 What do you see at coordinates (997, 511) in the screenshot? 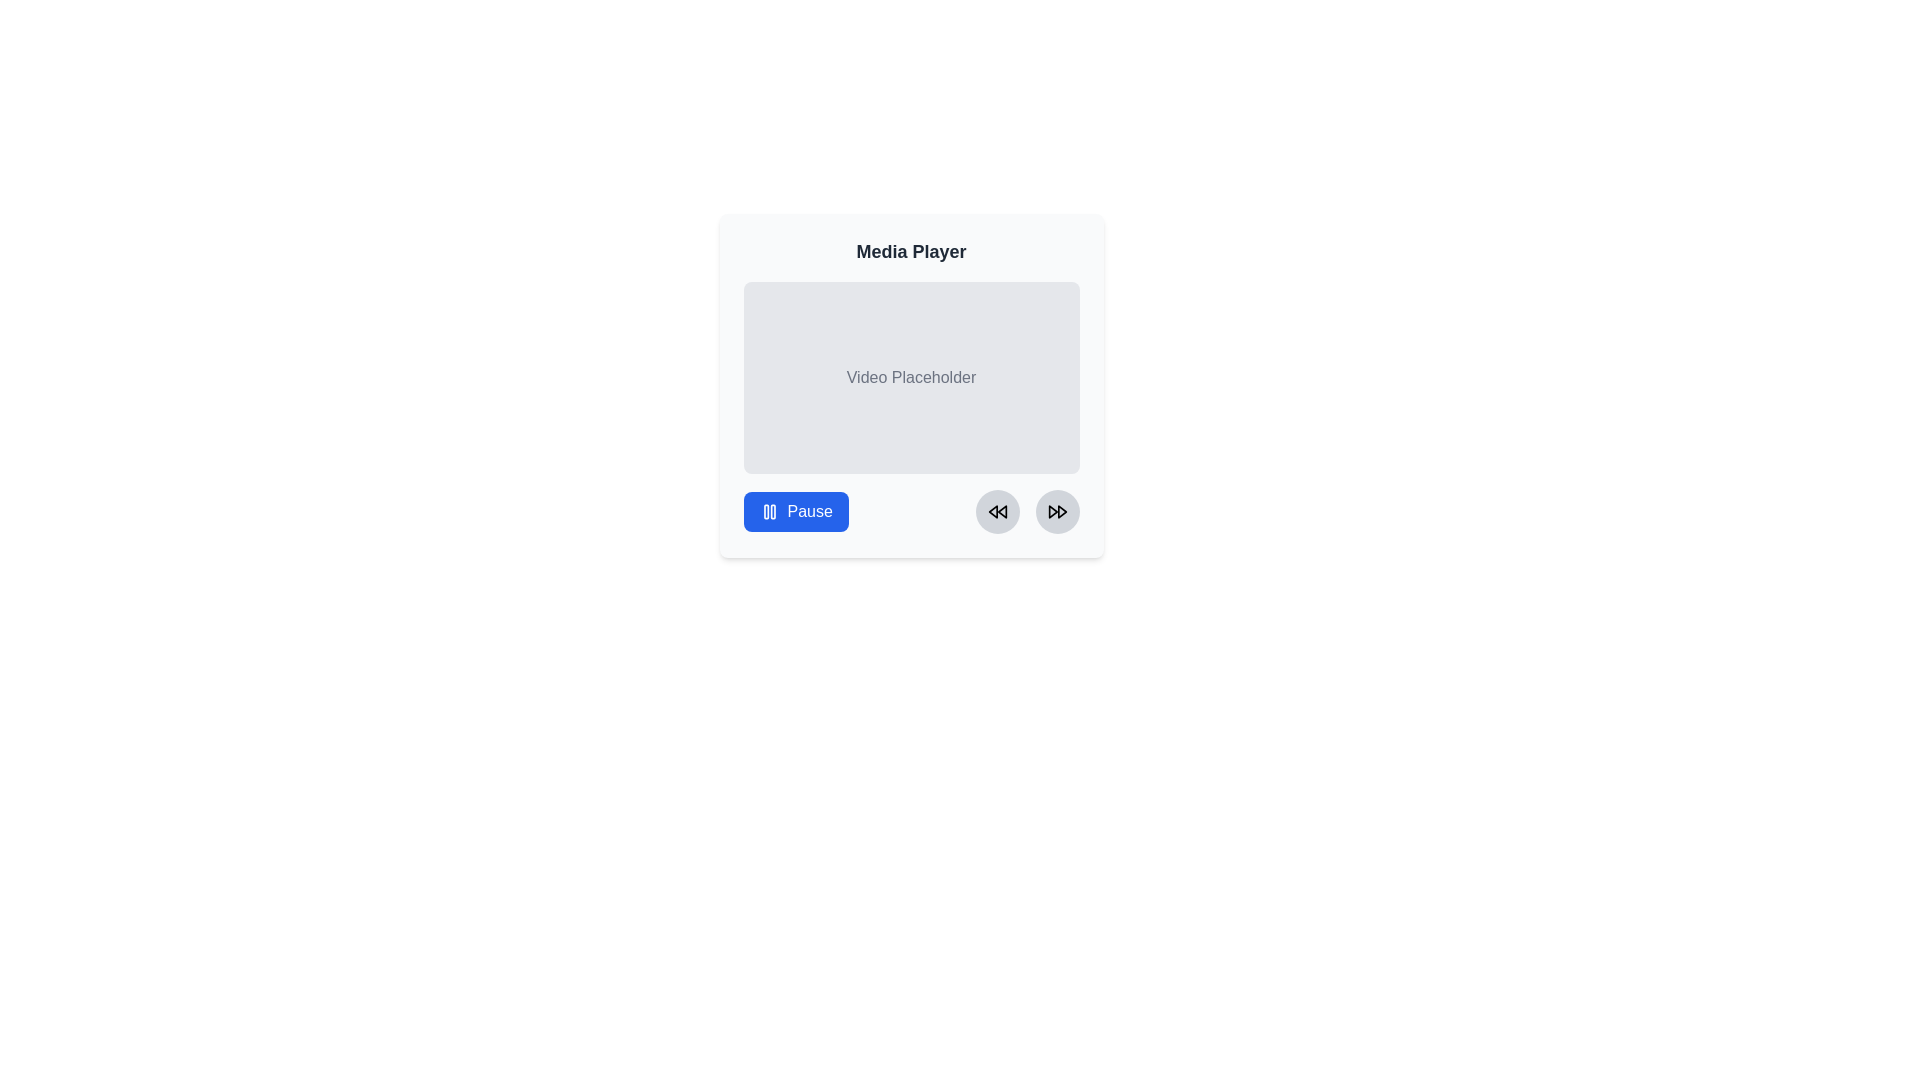
I see `the rewind icon button in the media player` at bounding box center [997, 511].